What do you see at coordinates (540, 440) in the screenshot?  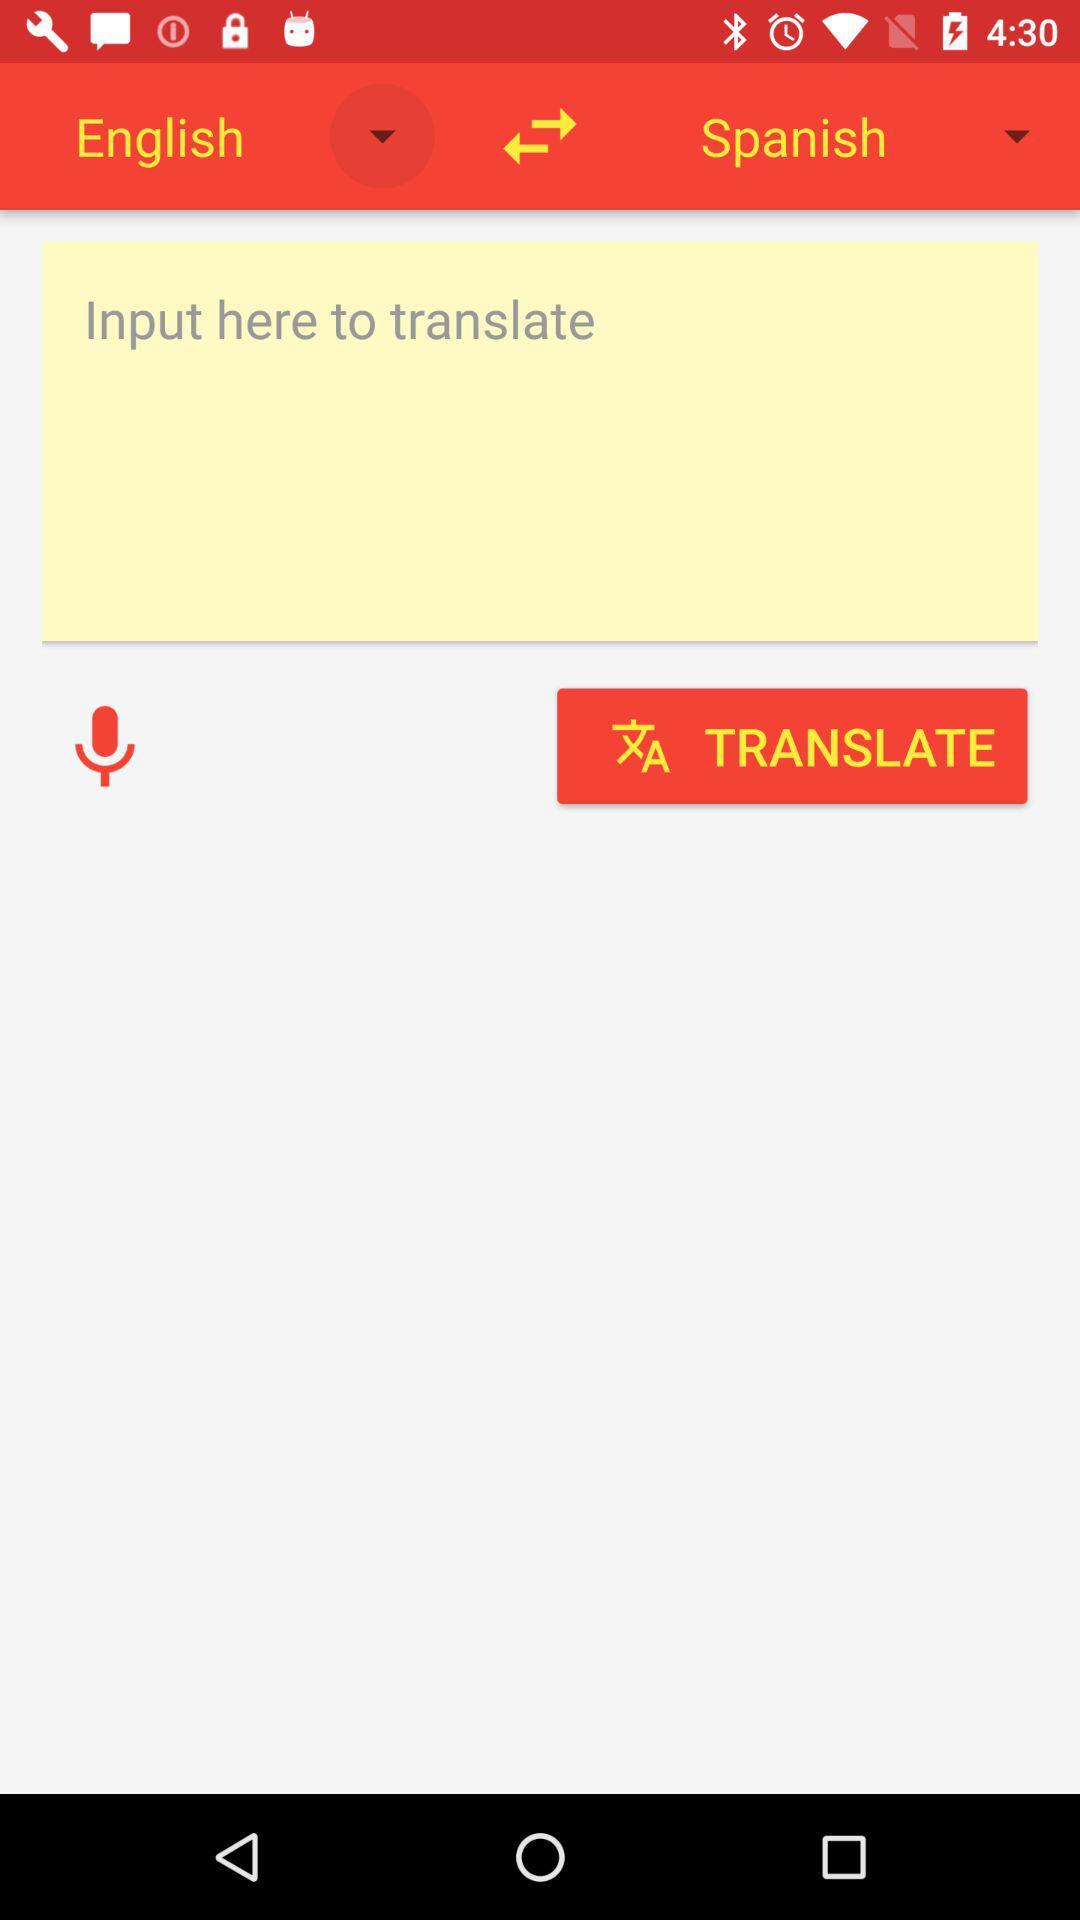 I see `writing text box` at bounding box center [540, 440].